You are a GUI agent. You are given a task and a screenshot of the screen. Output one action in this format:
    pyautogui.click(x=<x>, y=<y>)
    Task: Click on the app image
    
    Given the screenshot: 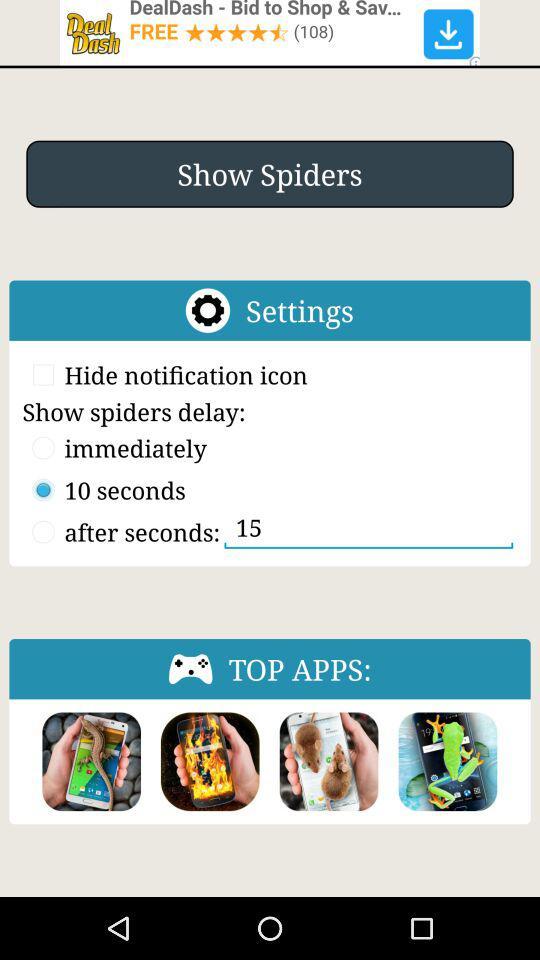 What is the action you would take?
    pyautogui.click(x=329, y=760)
    